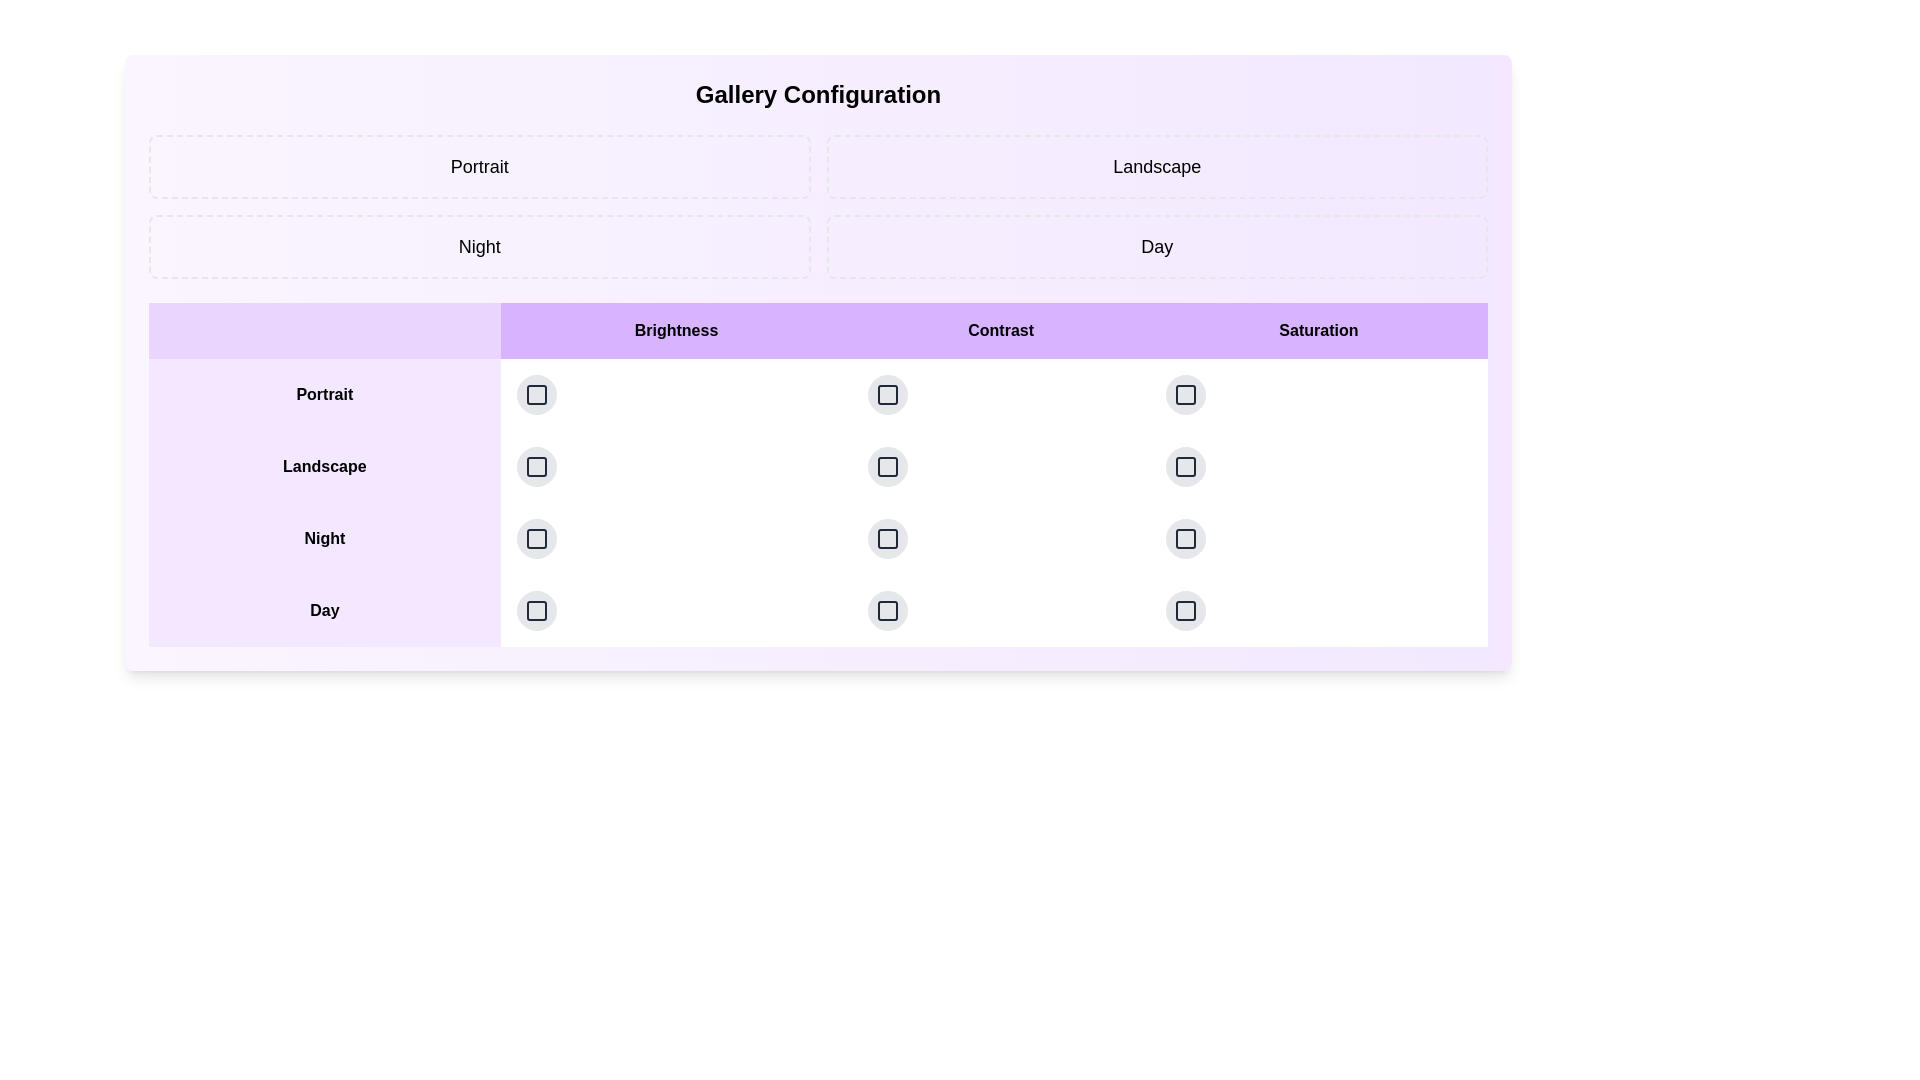 Image resolution: width=1920 pixels, height=1080 pixels. I want to click on the checkbox for the 'Night' option under the 'Brightness' configuration, so click(536, 538).